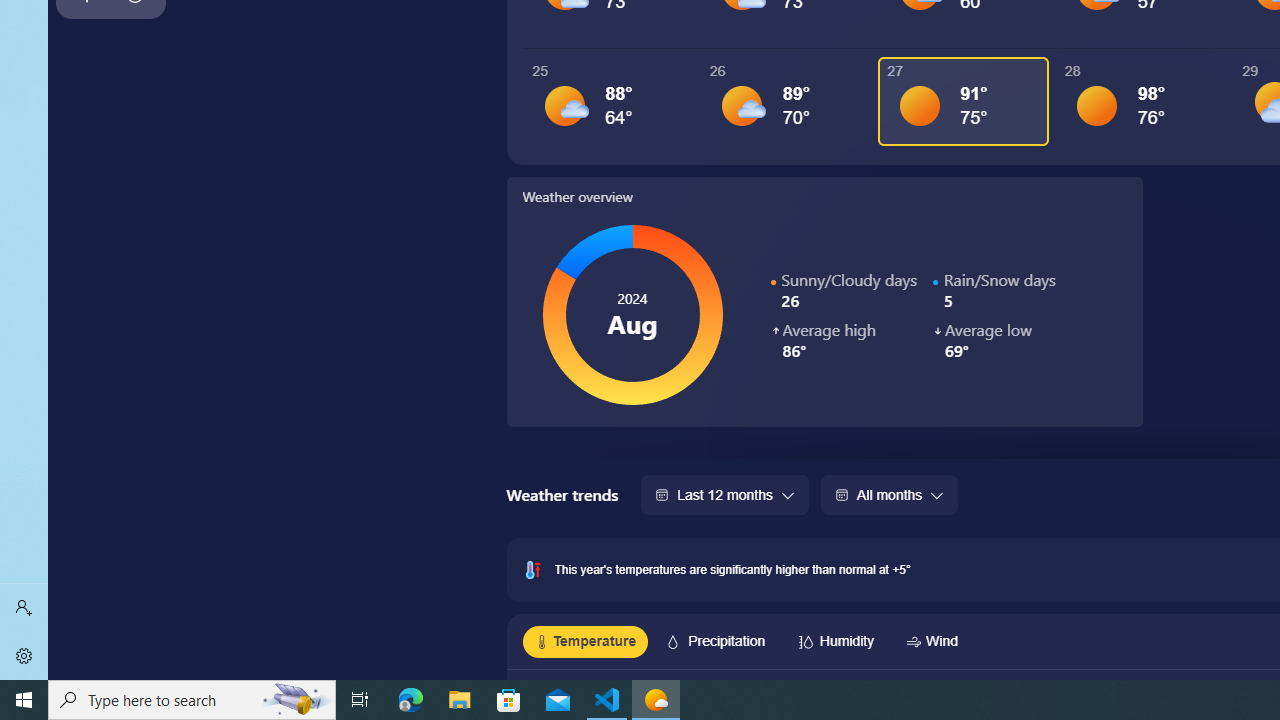 This screenshot has height=720, width=1280. What do you see at coordinates (24, 607) in the screenshot?
I see `'Sign in'` at bounding box center [24, 607].